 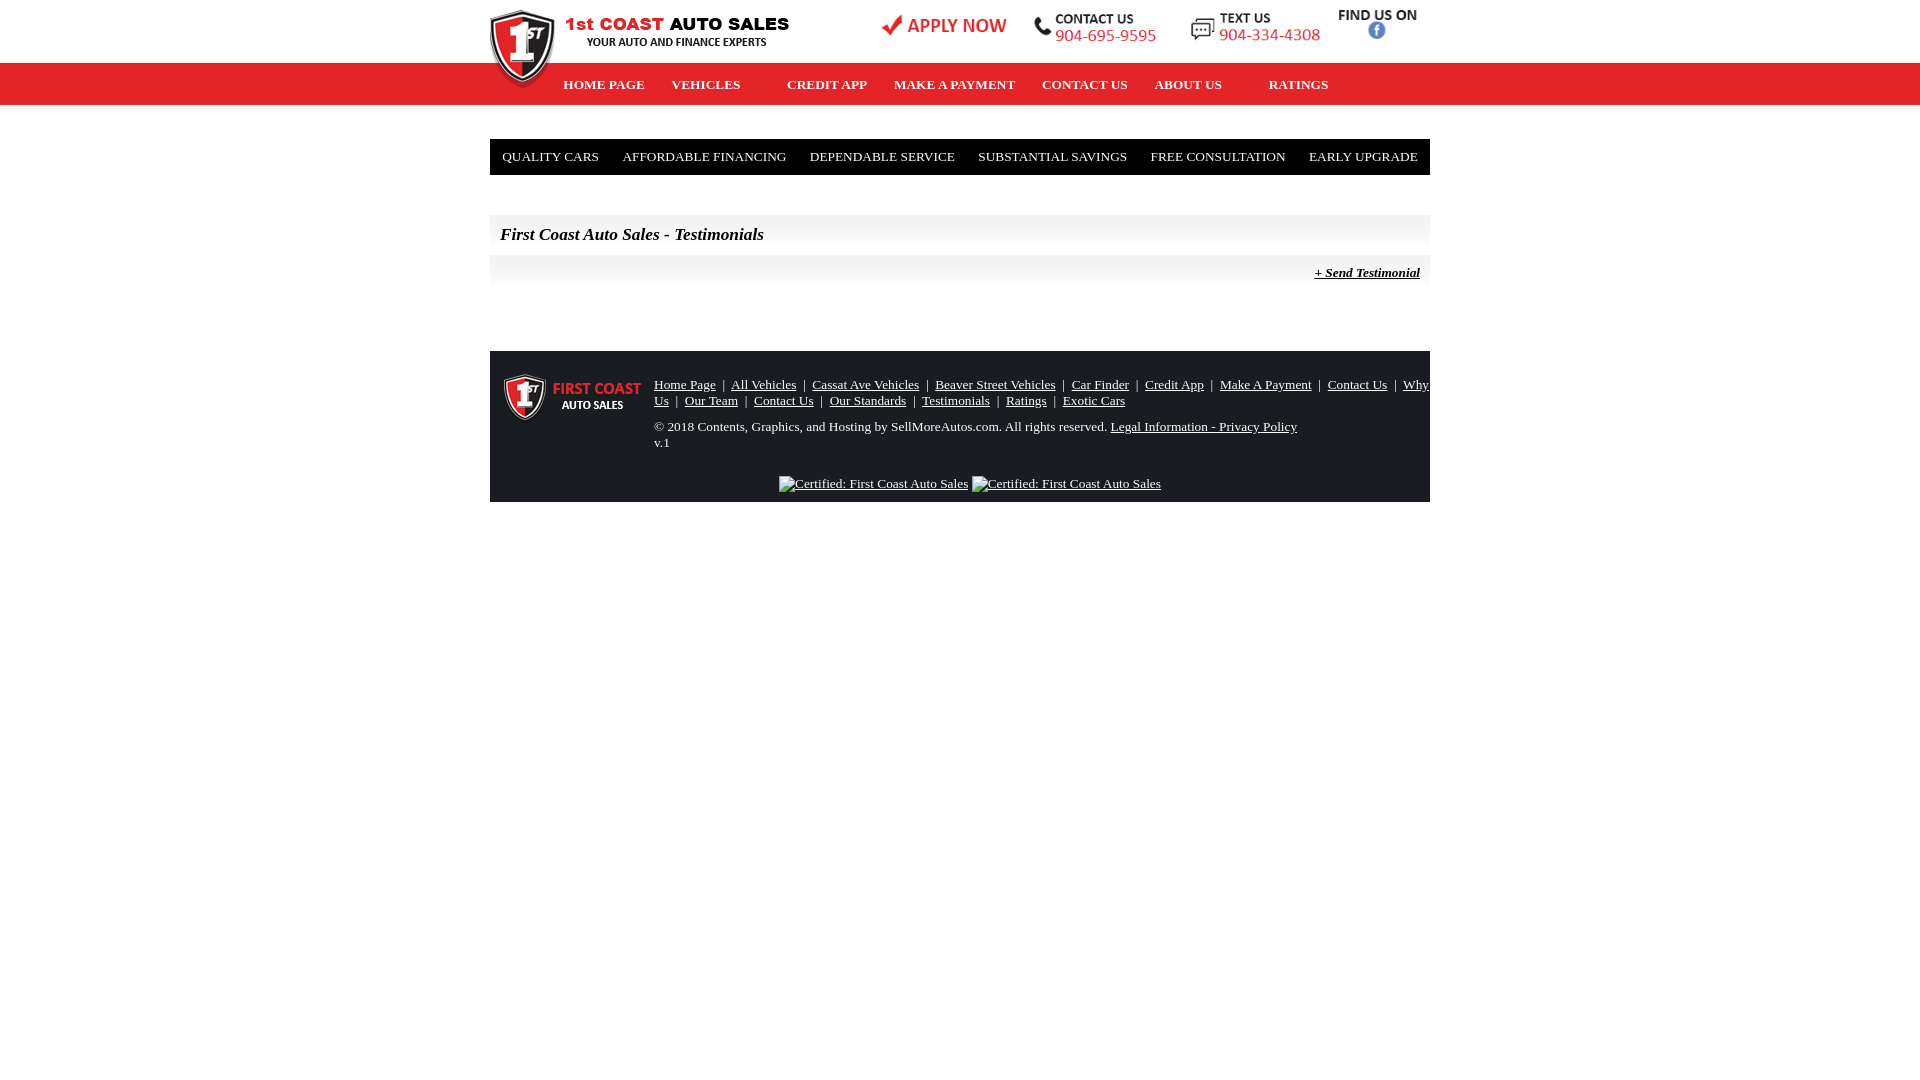 What do you see at coordinates (827, 83) in the screenshot?
I see `'CREDIT APP'` at bounding box center [827, 83].